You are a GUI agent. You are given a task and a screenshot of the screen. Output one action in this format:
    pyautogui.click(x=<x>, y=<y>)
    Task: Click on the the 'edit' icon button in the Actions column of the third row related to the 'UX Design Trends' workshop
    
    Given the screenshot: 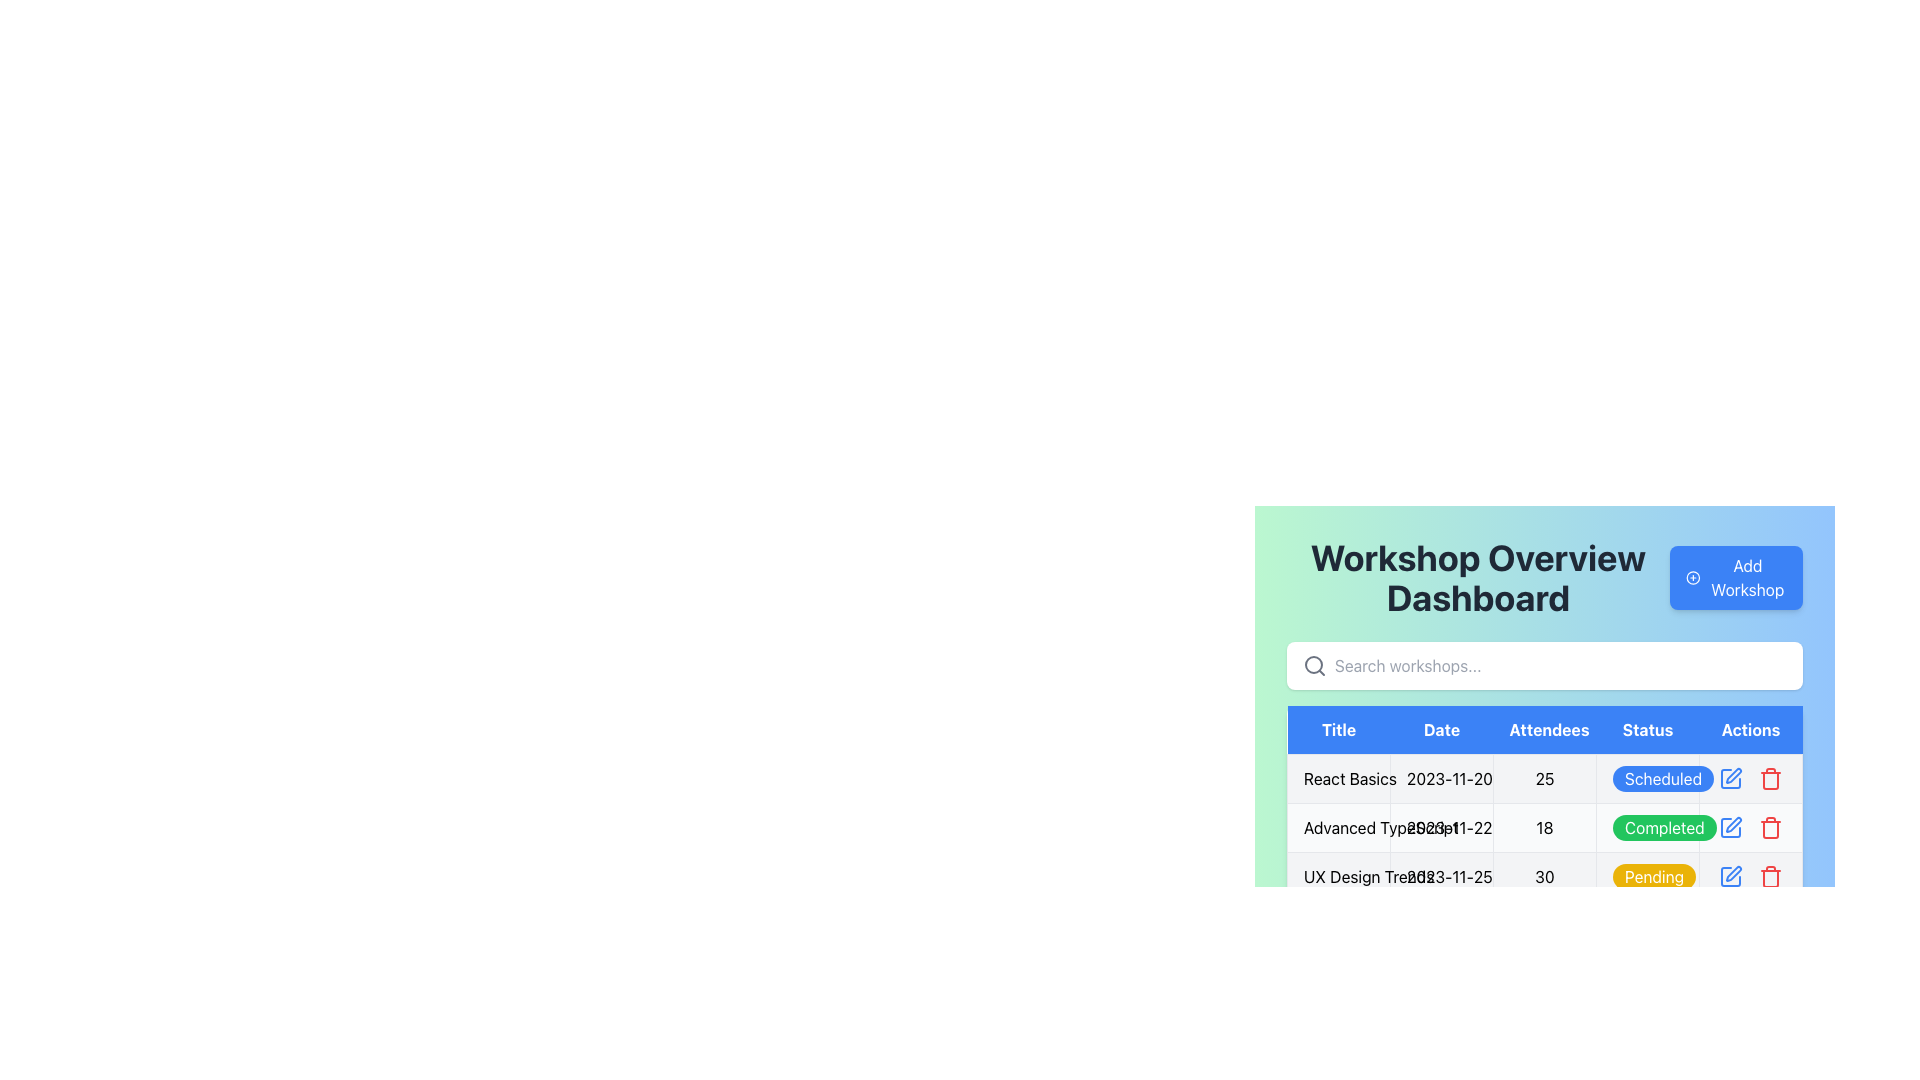 What is the action you would take?
    pyautogui.click(x=1732, y=873)
    